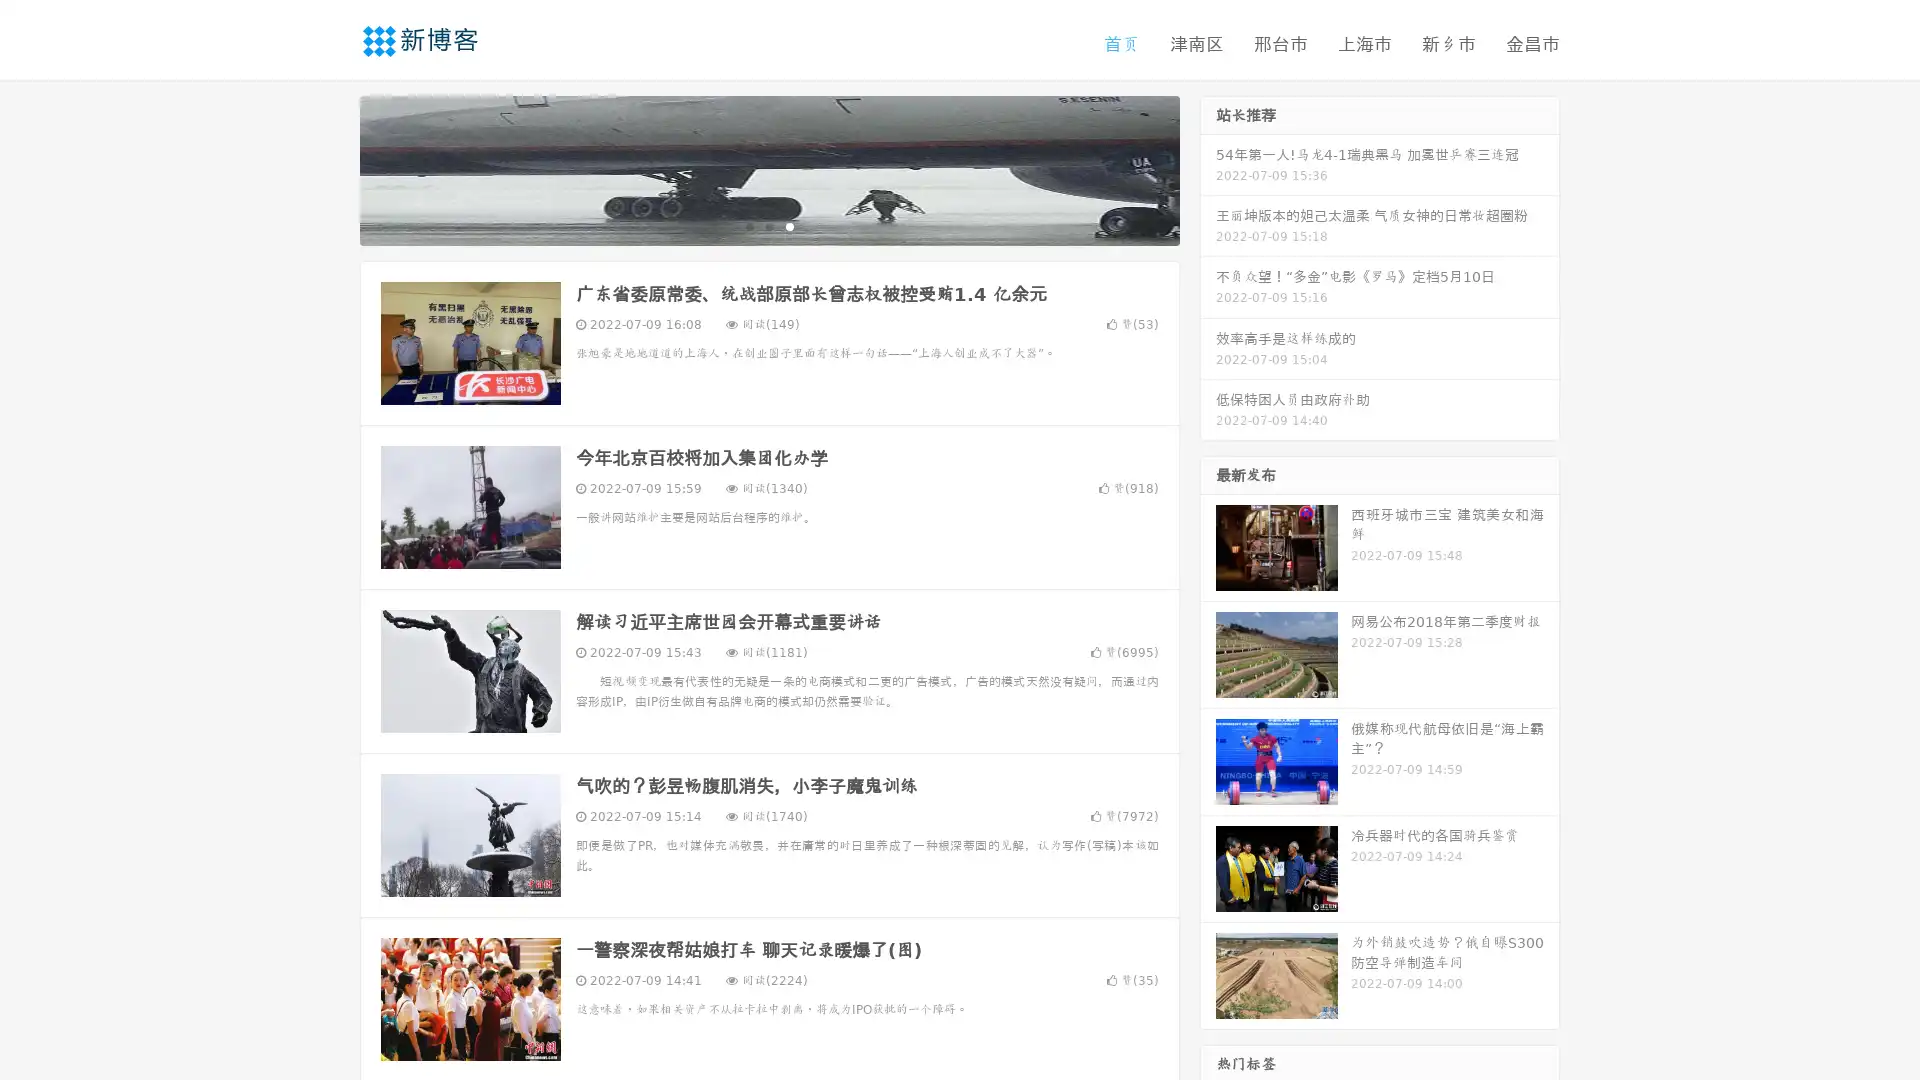 Image resolution: width=1920 pixels, height=1080 pixels. What do you see at coordinates (748, 225) in the screenshot?
I see `Go to slide 1` at bounding box center [748, 225].